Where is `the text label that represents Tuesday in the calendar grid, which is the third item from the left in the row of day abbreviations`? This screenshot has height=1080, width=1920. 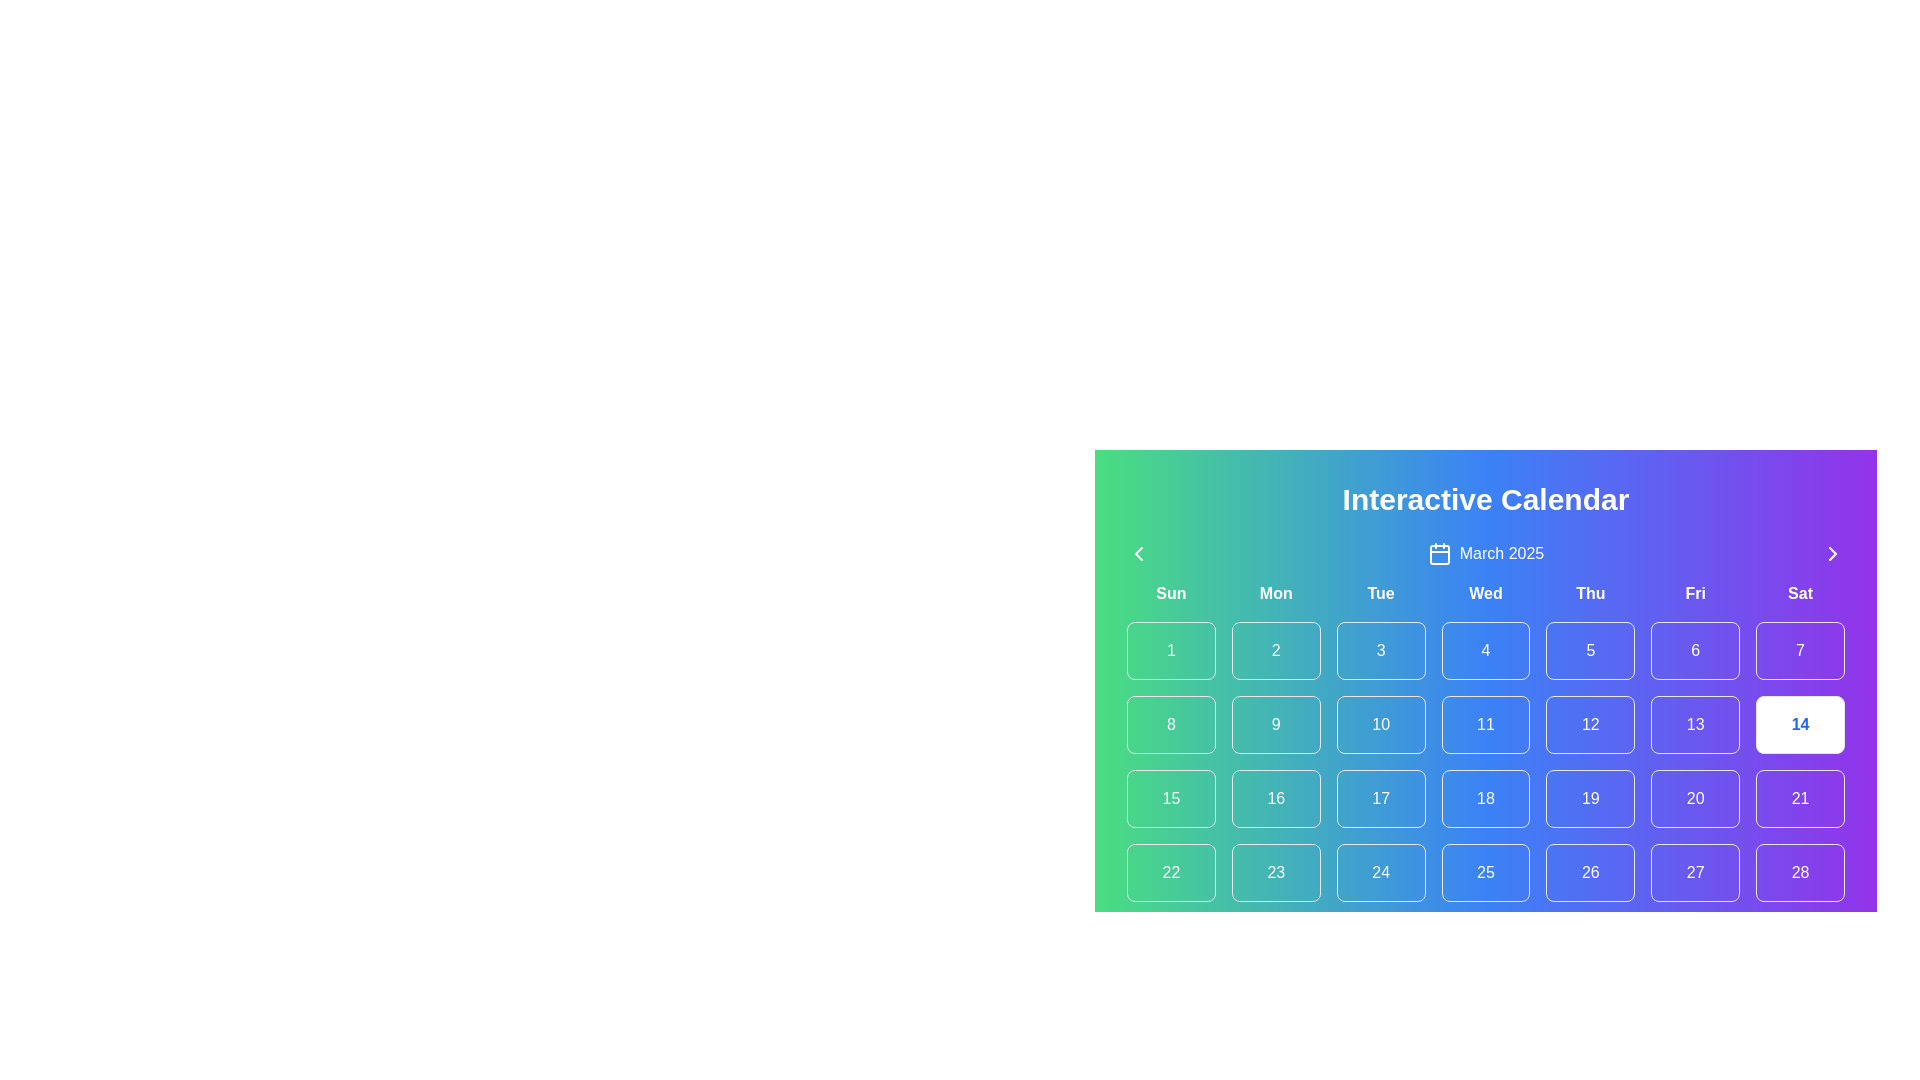
the text label that represents Tuesday in the calendar grid, which is the third item from the left in the row of day abbreviations is located at coordinates (1380, 593).